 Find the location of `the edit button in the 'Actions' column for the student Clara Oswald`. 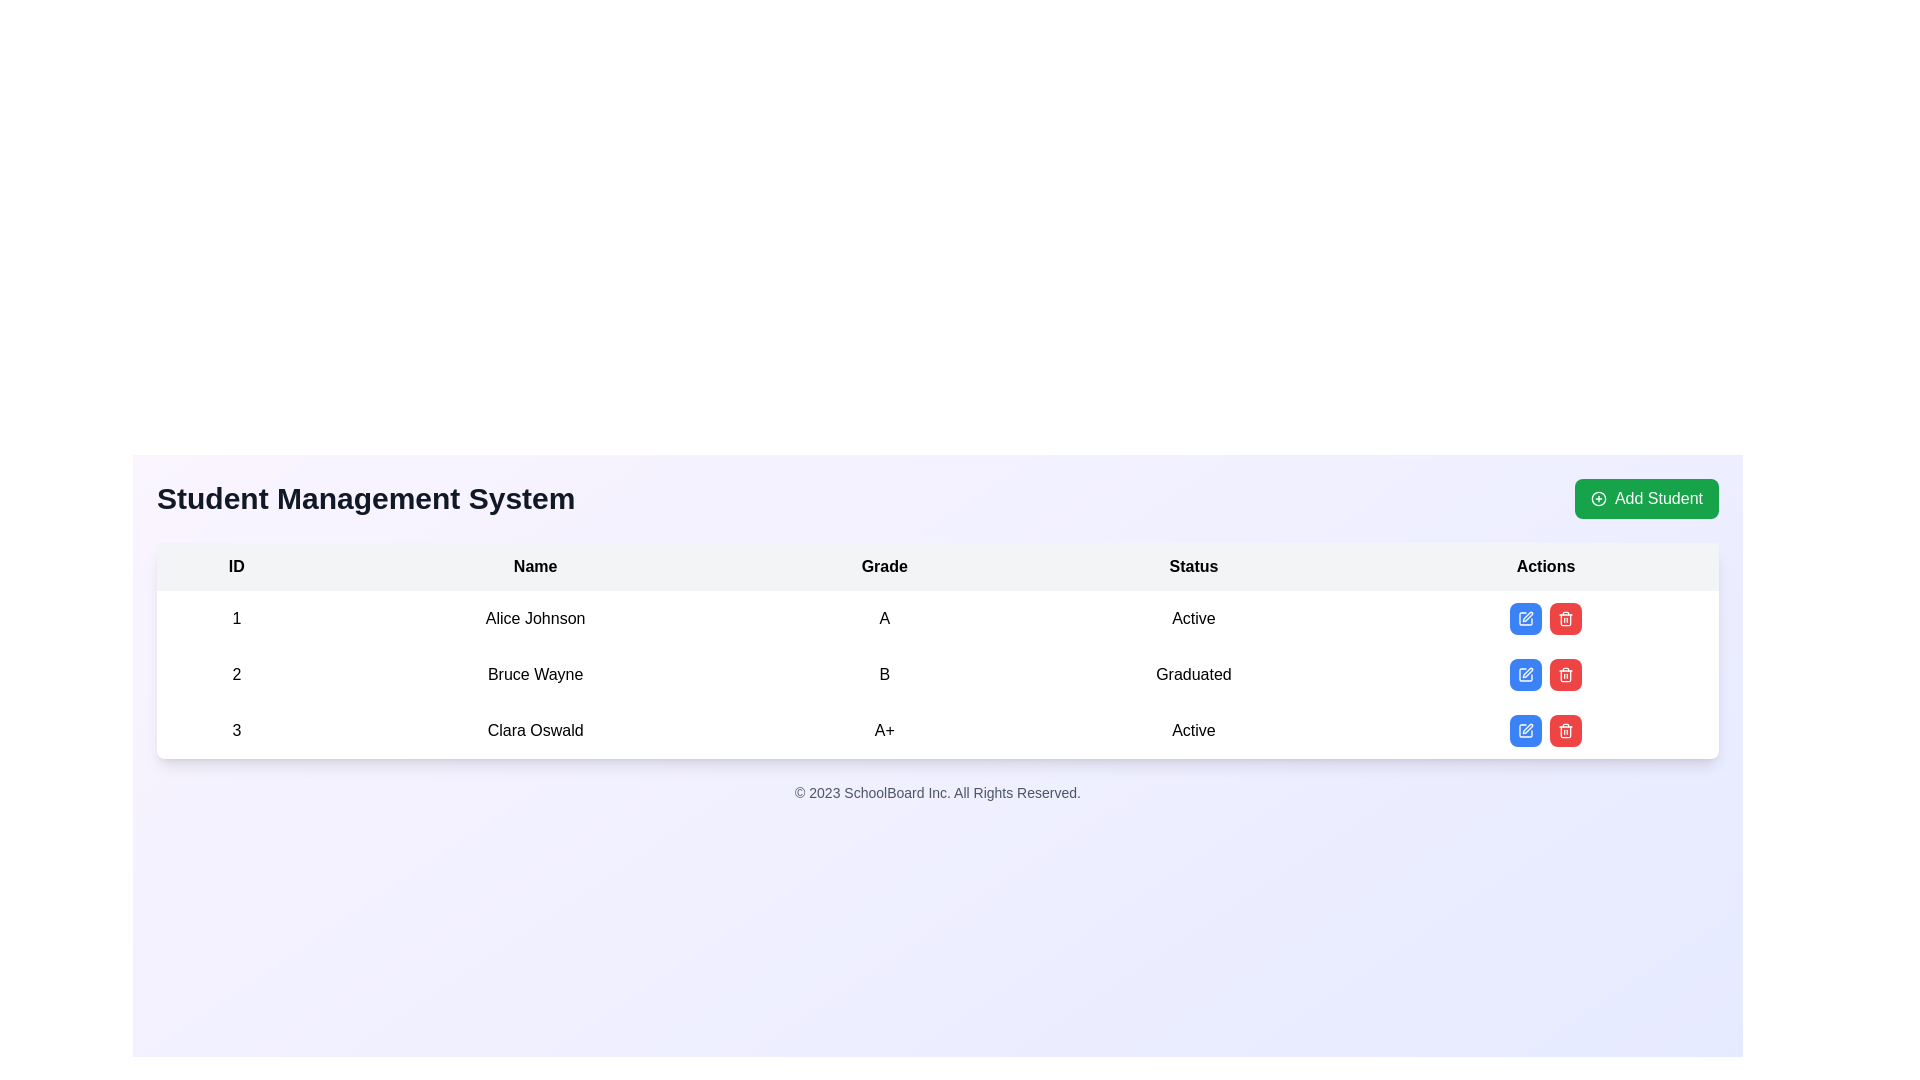

the edit button in the 'Actions' column for the student Clara Oswald is located at coordinates (1525, 731).